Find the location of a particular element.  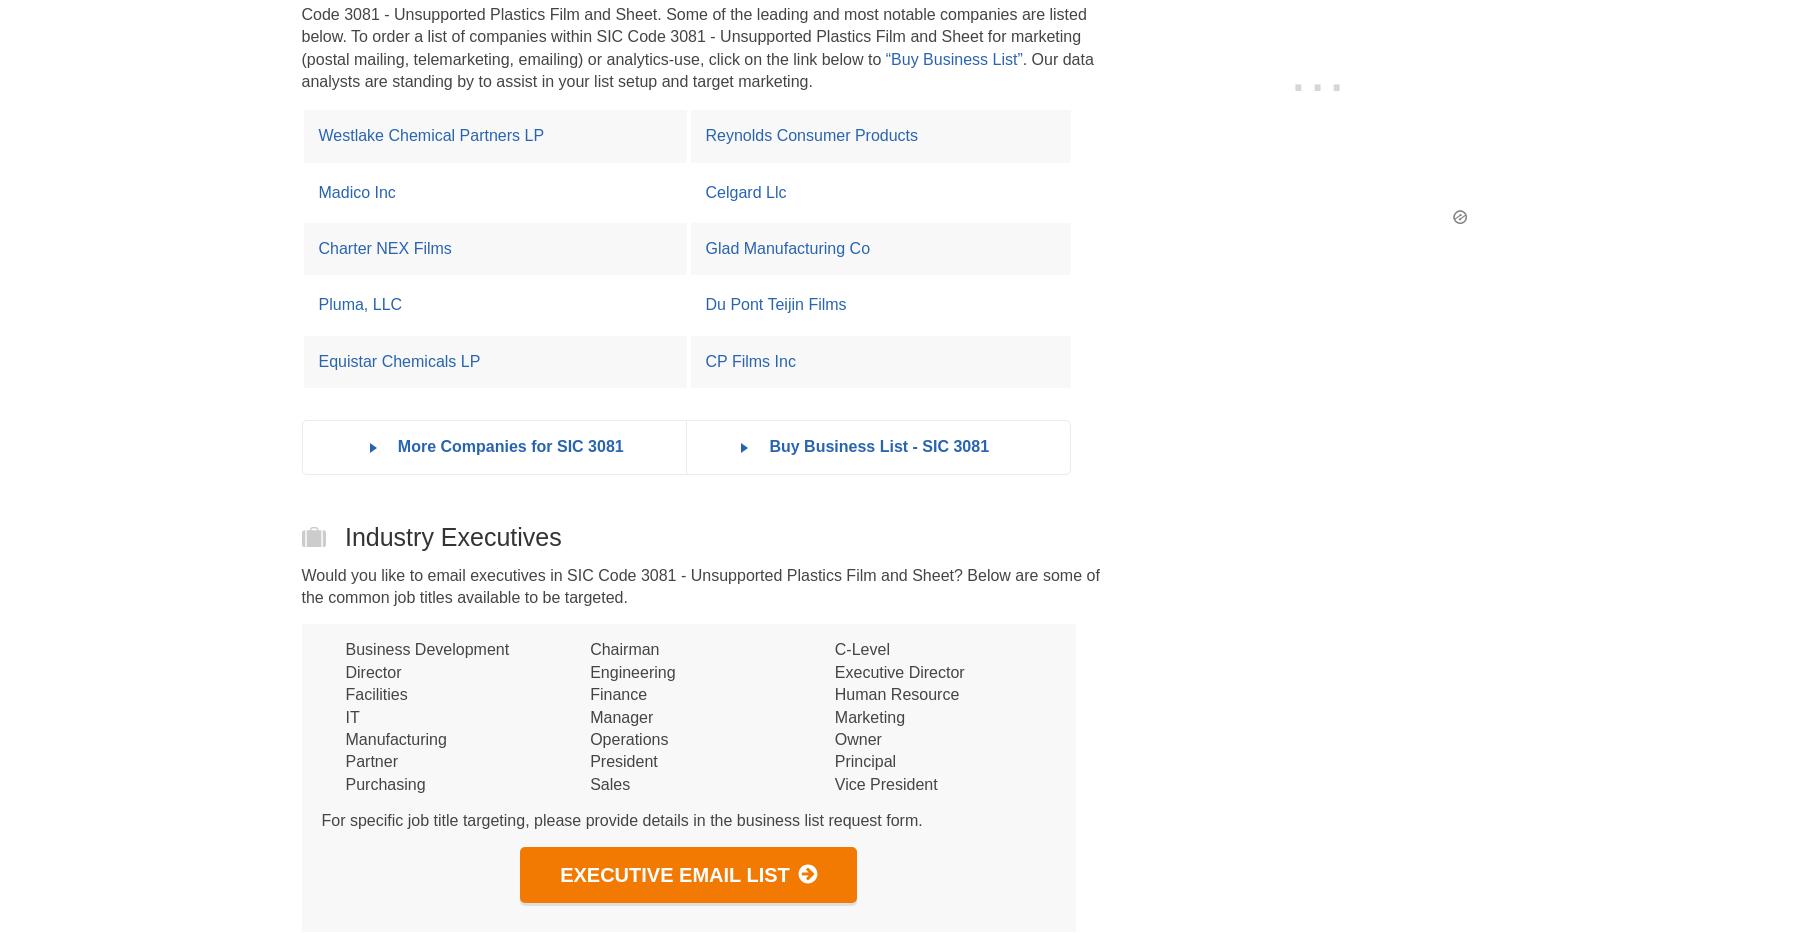

'Executive Email List' is located at coordinates (673, 873).